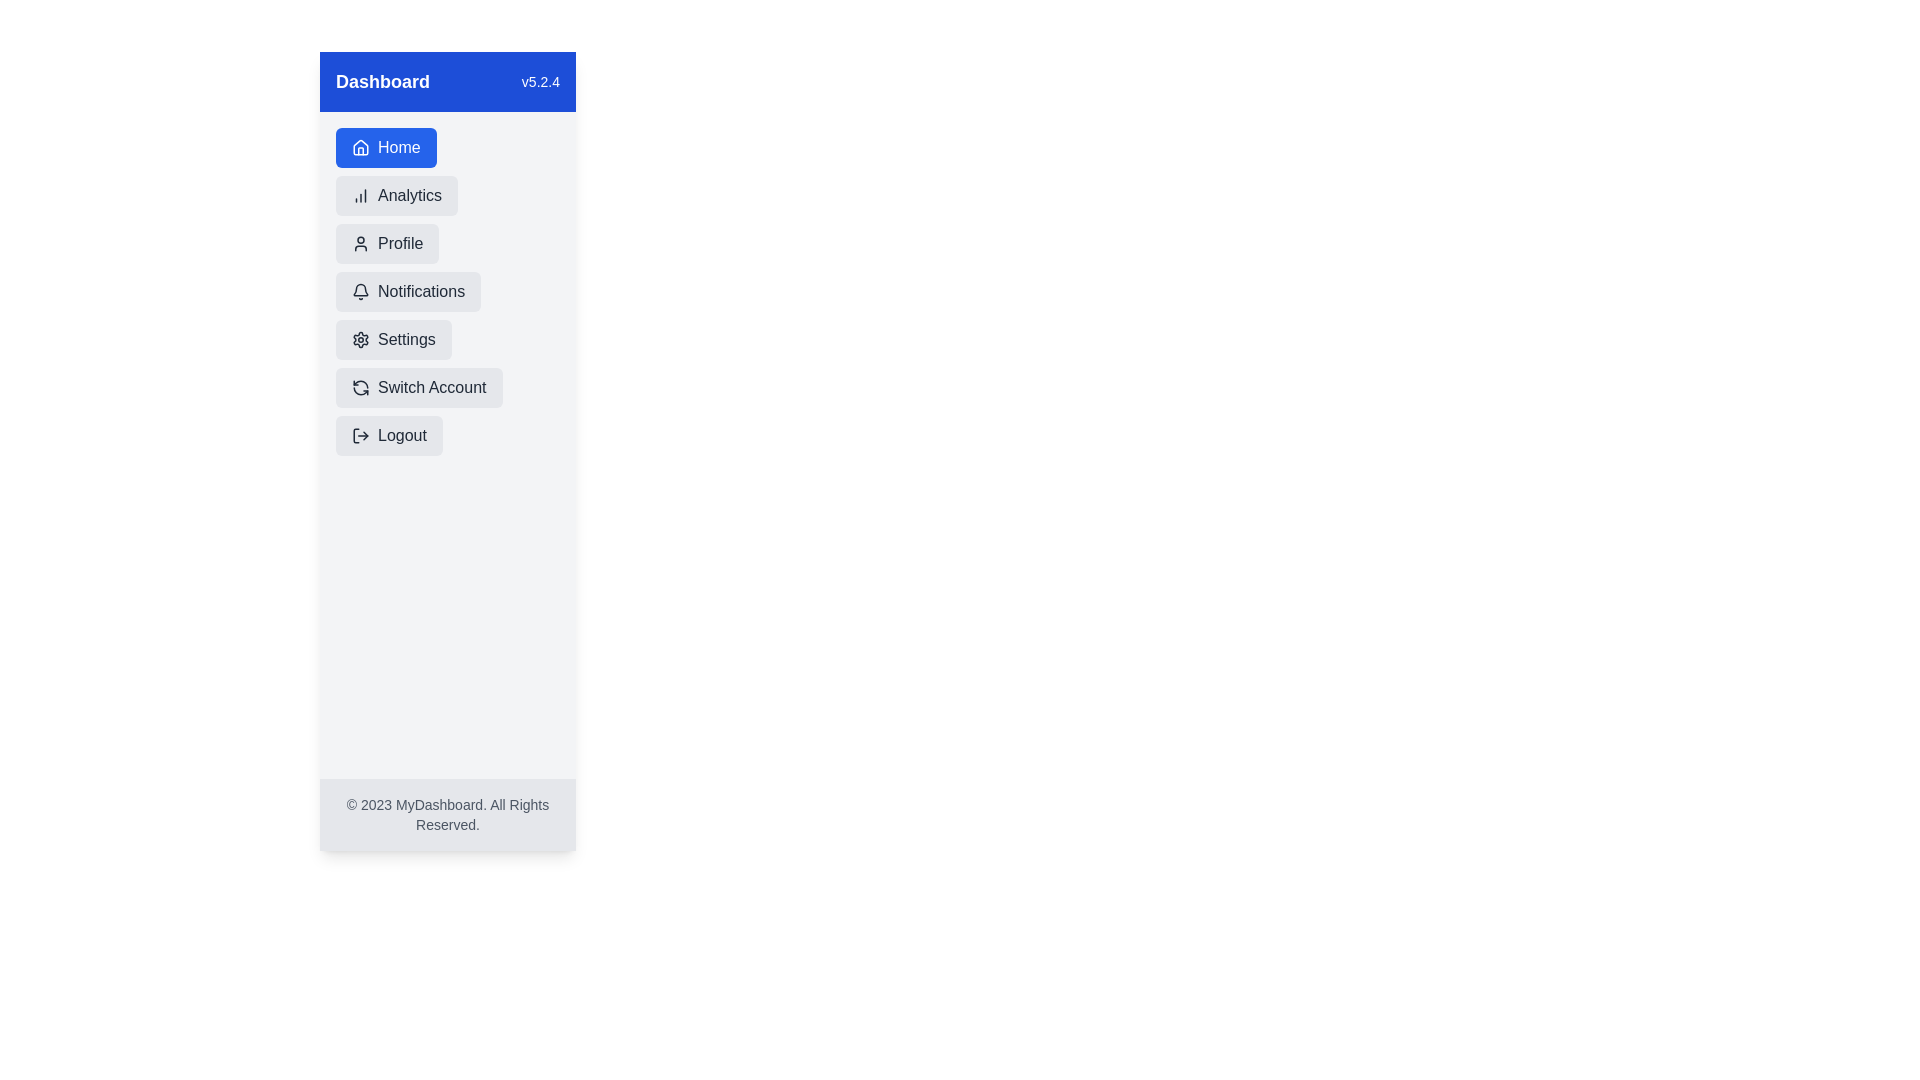 The image size is (1920, 1080). What do you see at coordinates (399, 146) in the screenshot?
I see `the text label that serves as the label for the navigation button directing users to the homepage located in the vertical navigation menu on the left side of the interface` at bounding box center [399, 146].